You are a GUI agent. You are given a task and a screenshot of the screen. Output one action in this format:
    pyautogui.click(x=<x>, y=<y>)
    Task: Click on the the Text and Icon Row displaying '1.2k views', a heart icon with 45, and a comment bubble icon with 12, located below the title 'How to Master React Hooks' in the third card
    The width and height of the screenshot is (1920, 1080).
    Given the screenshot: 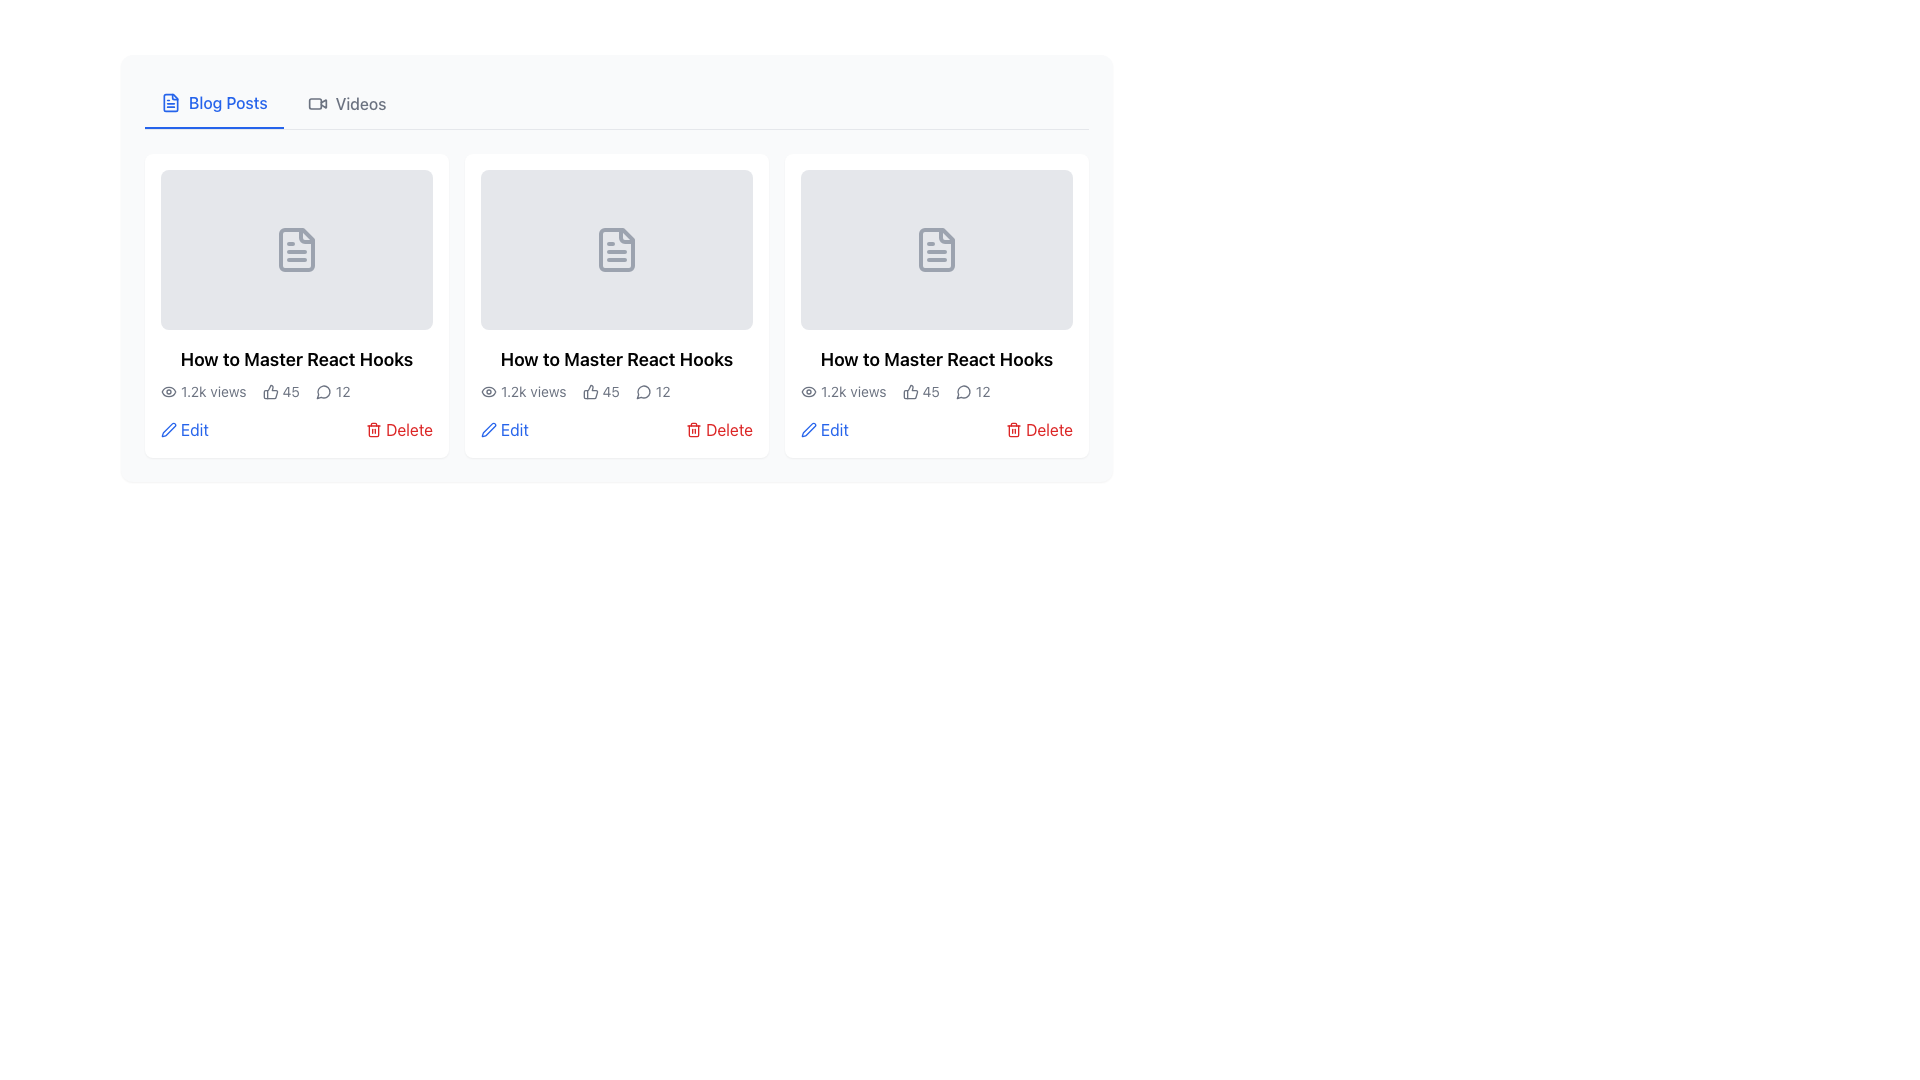 What is the action you would take?
    pyautogui.click(x=935, y=392)
    